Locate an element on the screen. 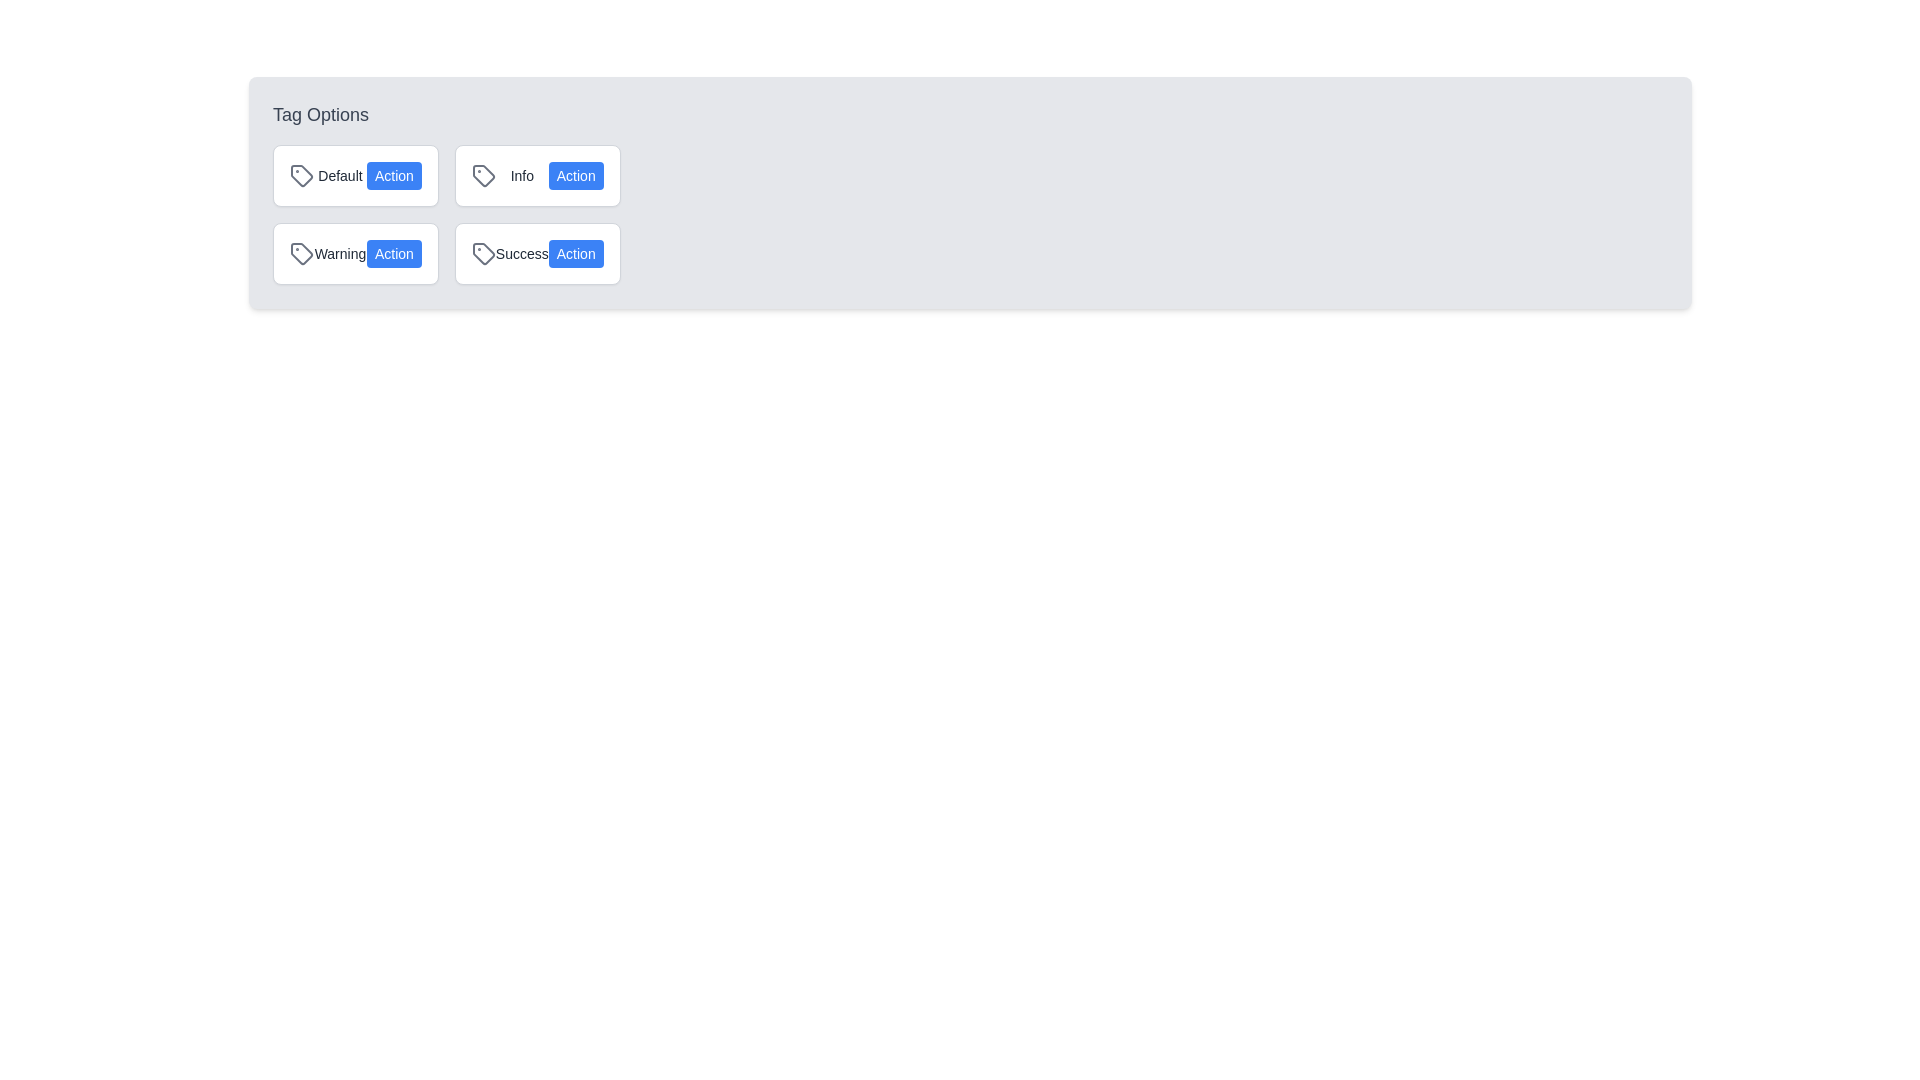  the 'Action' button located on the card in the top-right cell of the grid, which contains an icon of a tag and the text 'Info' is located at coordinates (537, 175).